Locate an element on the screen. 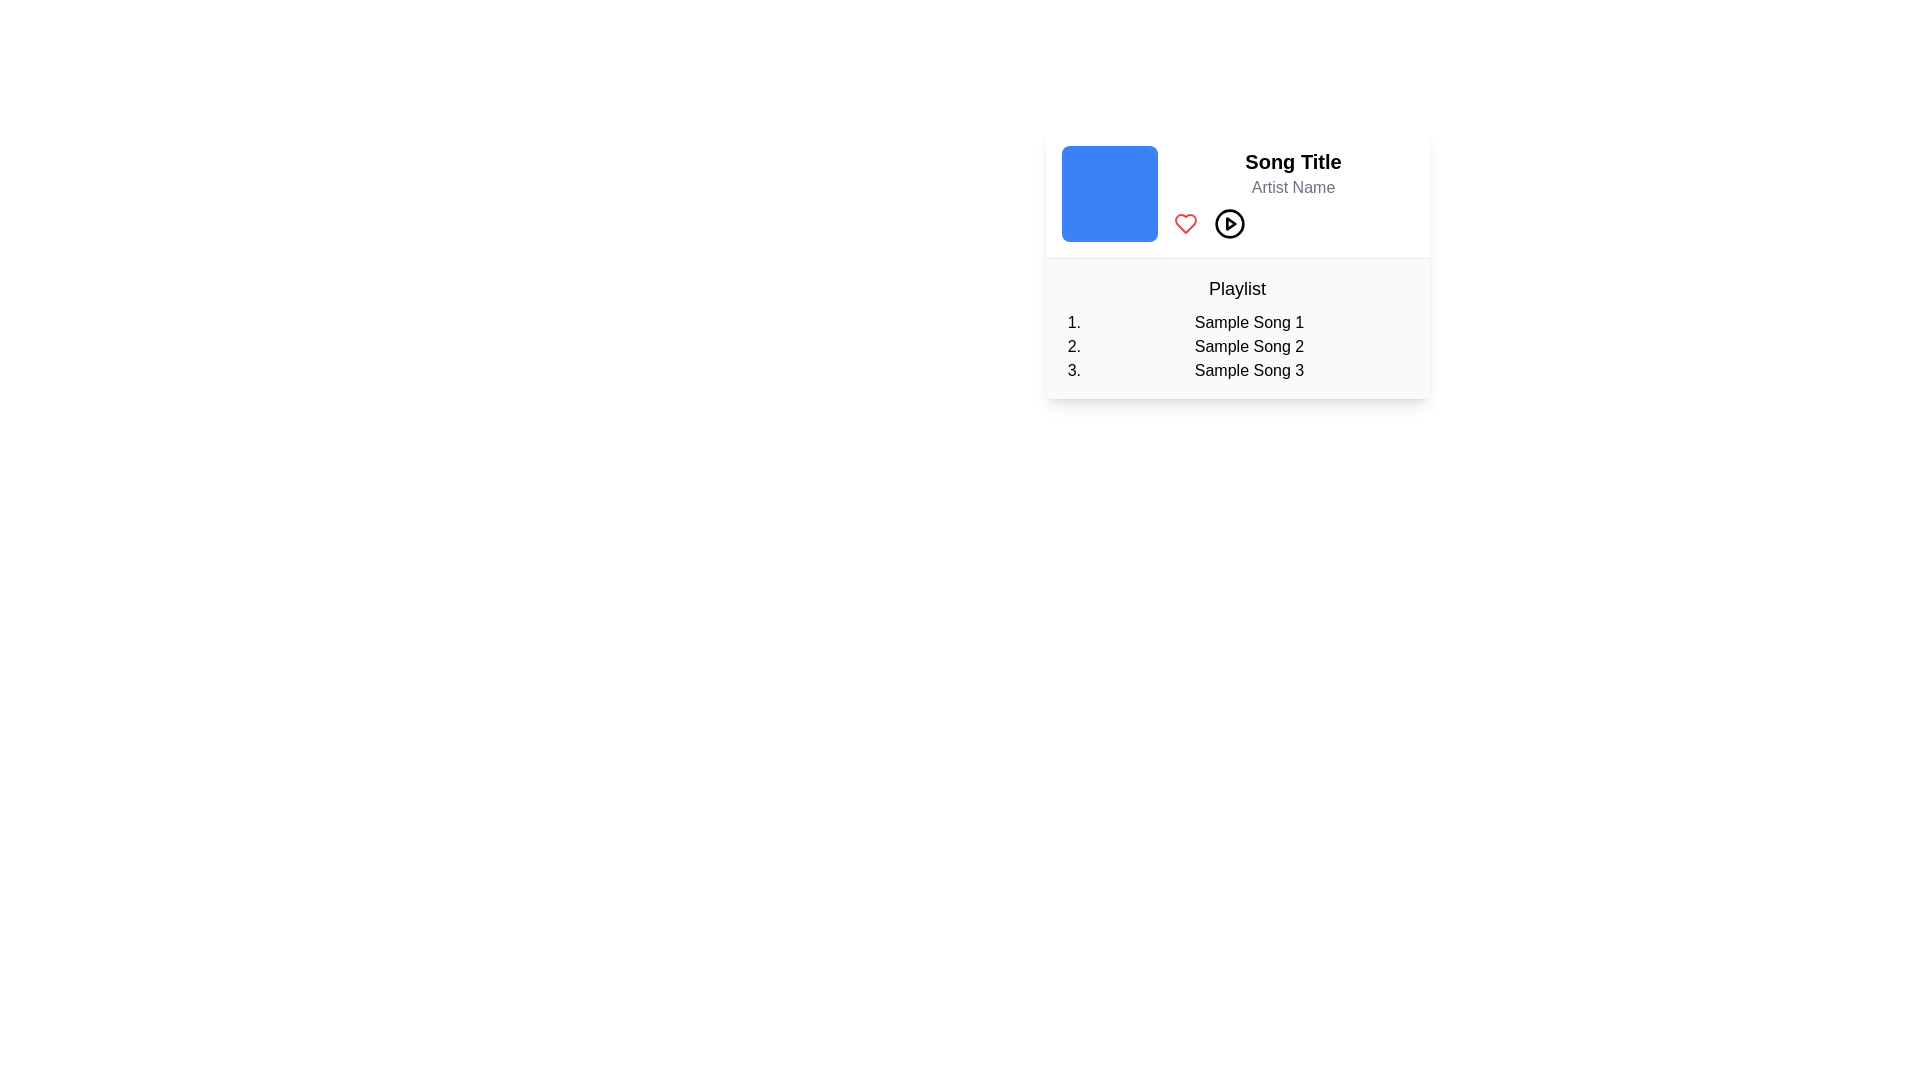 This screenshot has width=1920, height=1080. the section containing the playlist header 'Playlist' and the list of songs 'Sample Song 1', 'Sample Song 2', and 'Sample Song 3' is located at coordinates (1236, 327).